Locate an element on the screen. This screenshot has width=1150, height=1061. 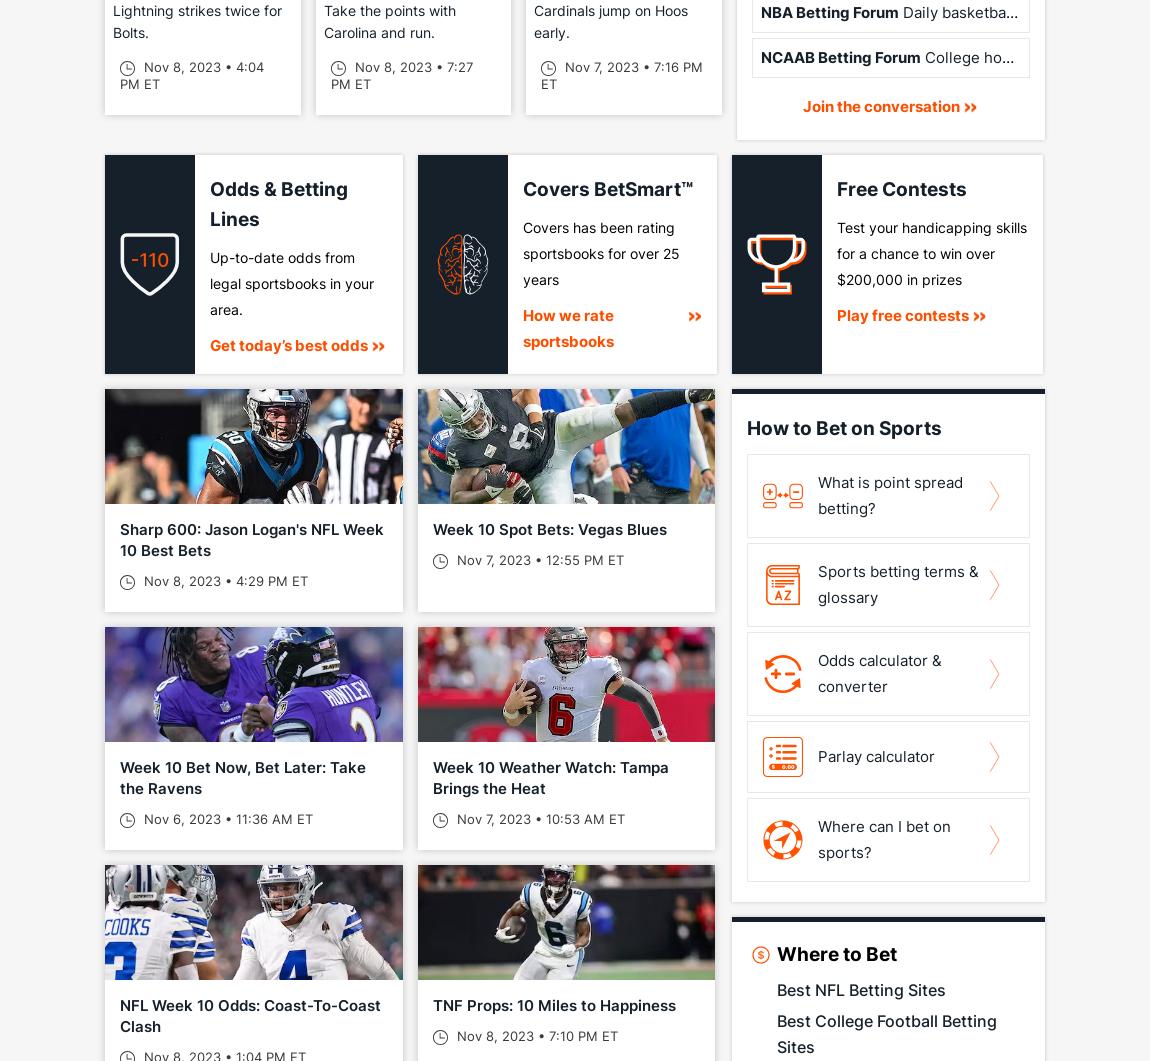
'College hoops talk' is located at coordinates (990, 57).